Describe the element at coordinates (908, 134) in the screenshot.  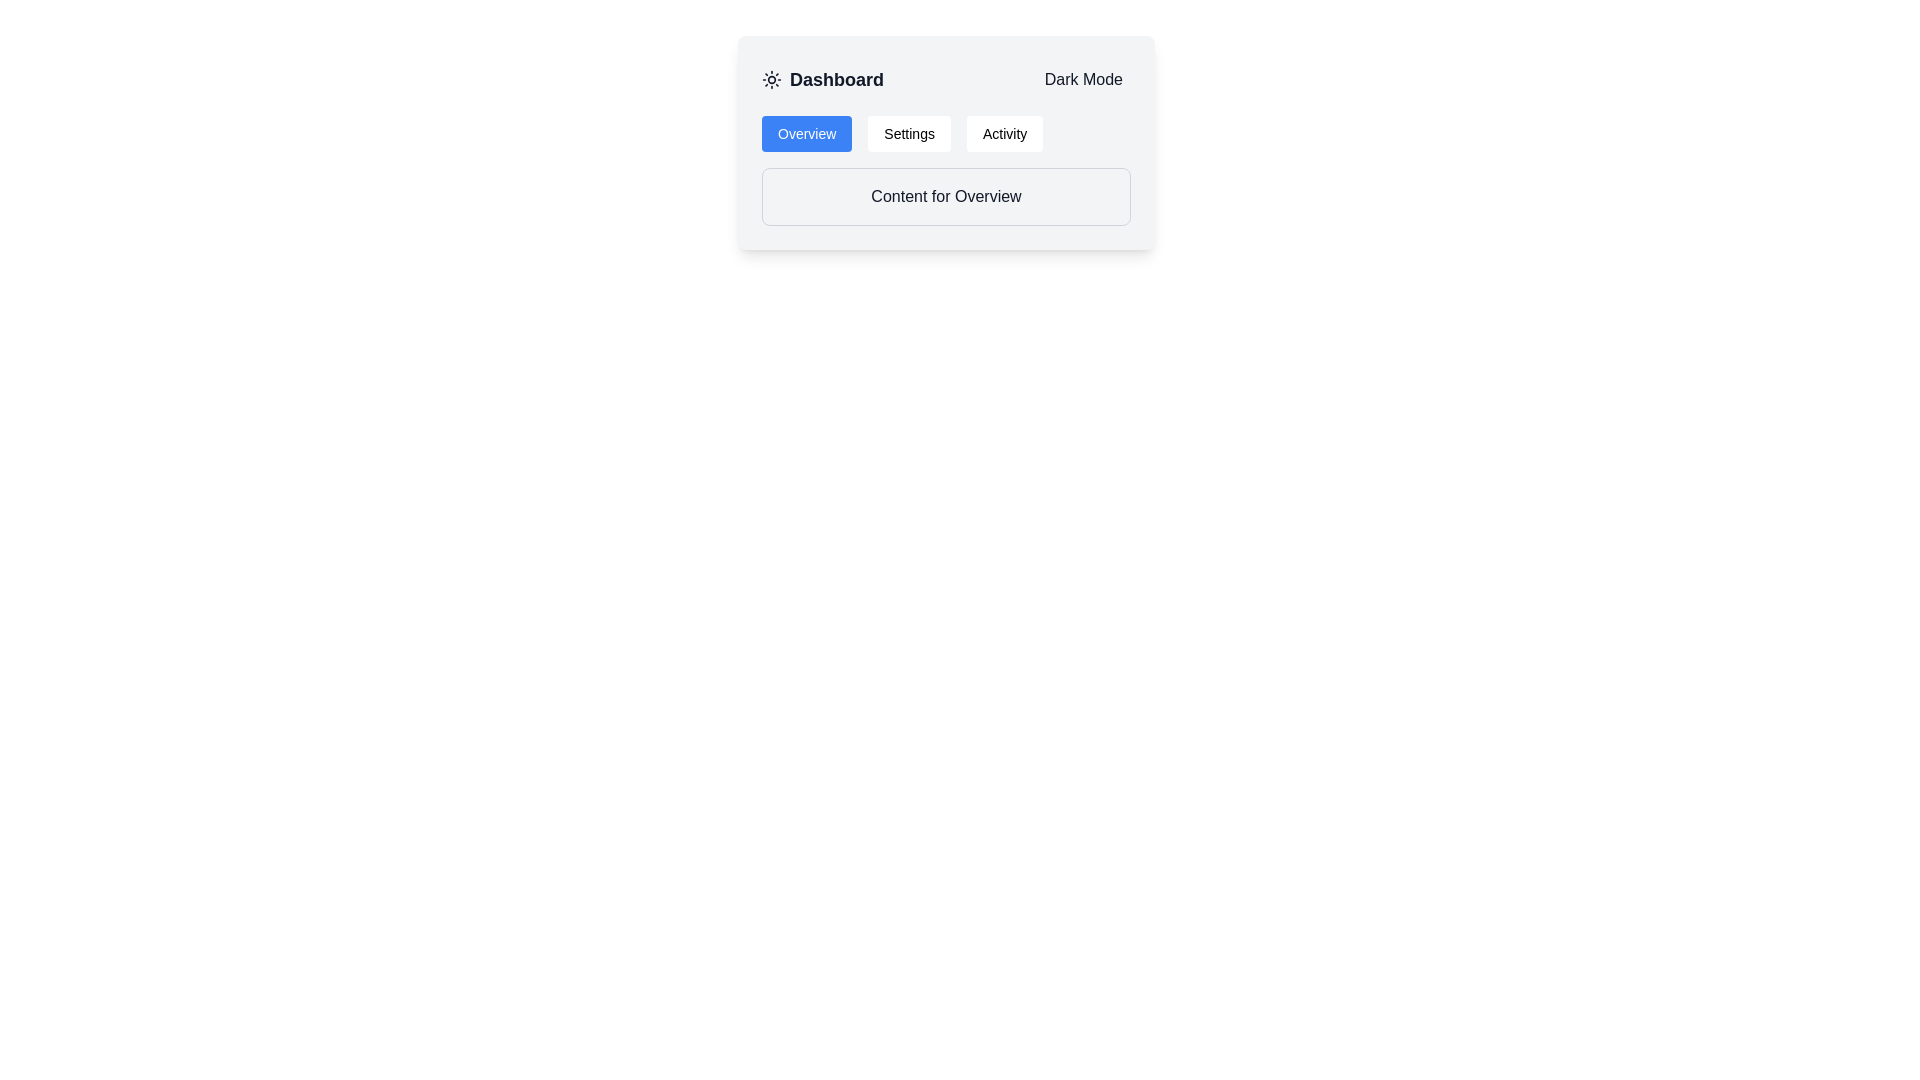
I see `the 'Settings' button, which is a rectangular button with a white background and black text, located centrally in a row of buttons, to change its background color to light gray` at that location.